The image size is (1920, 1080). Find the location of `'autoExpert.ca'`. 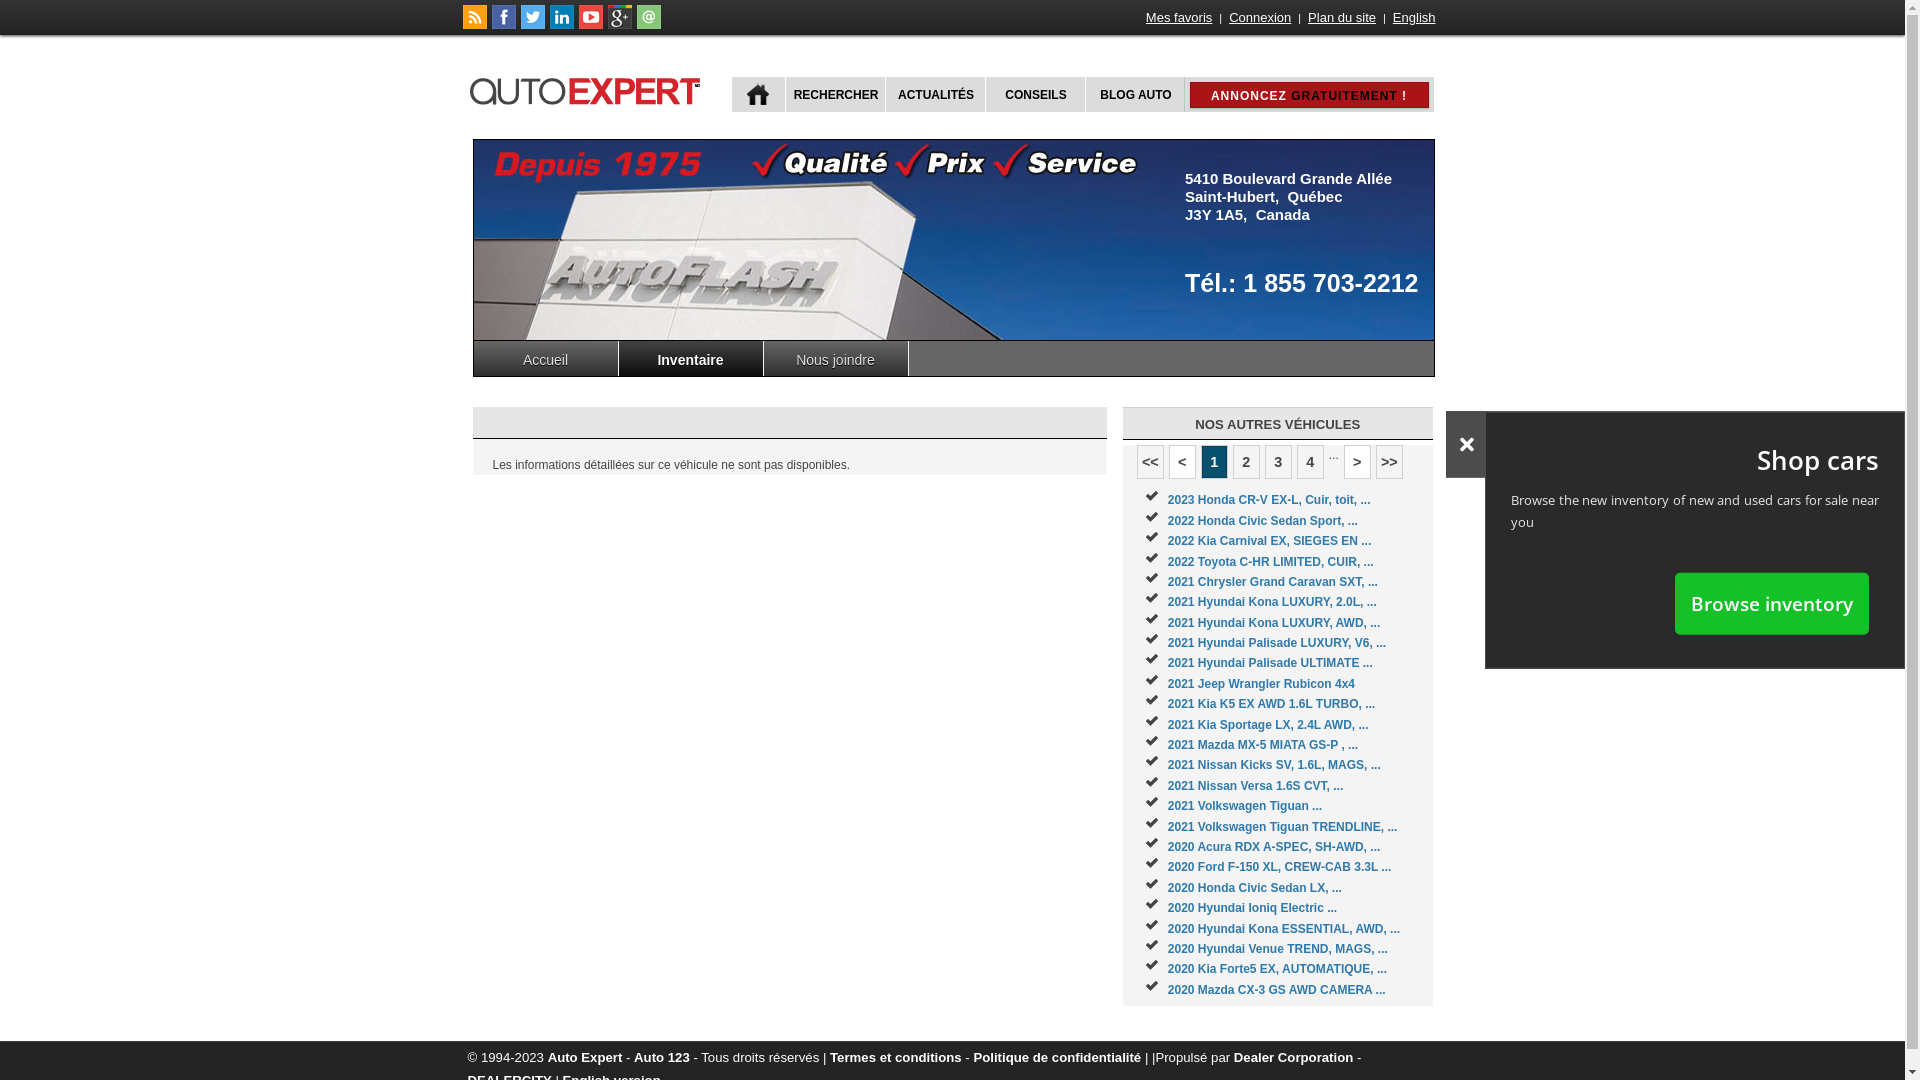

'autoExpert.ca' is located at coordinates (588, 87).